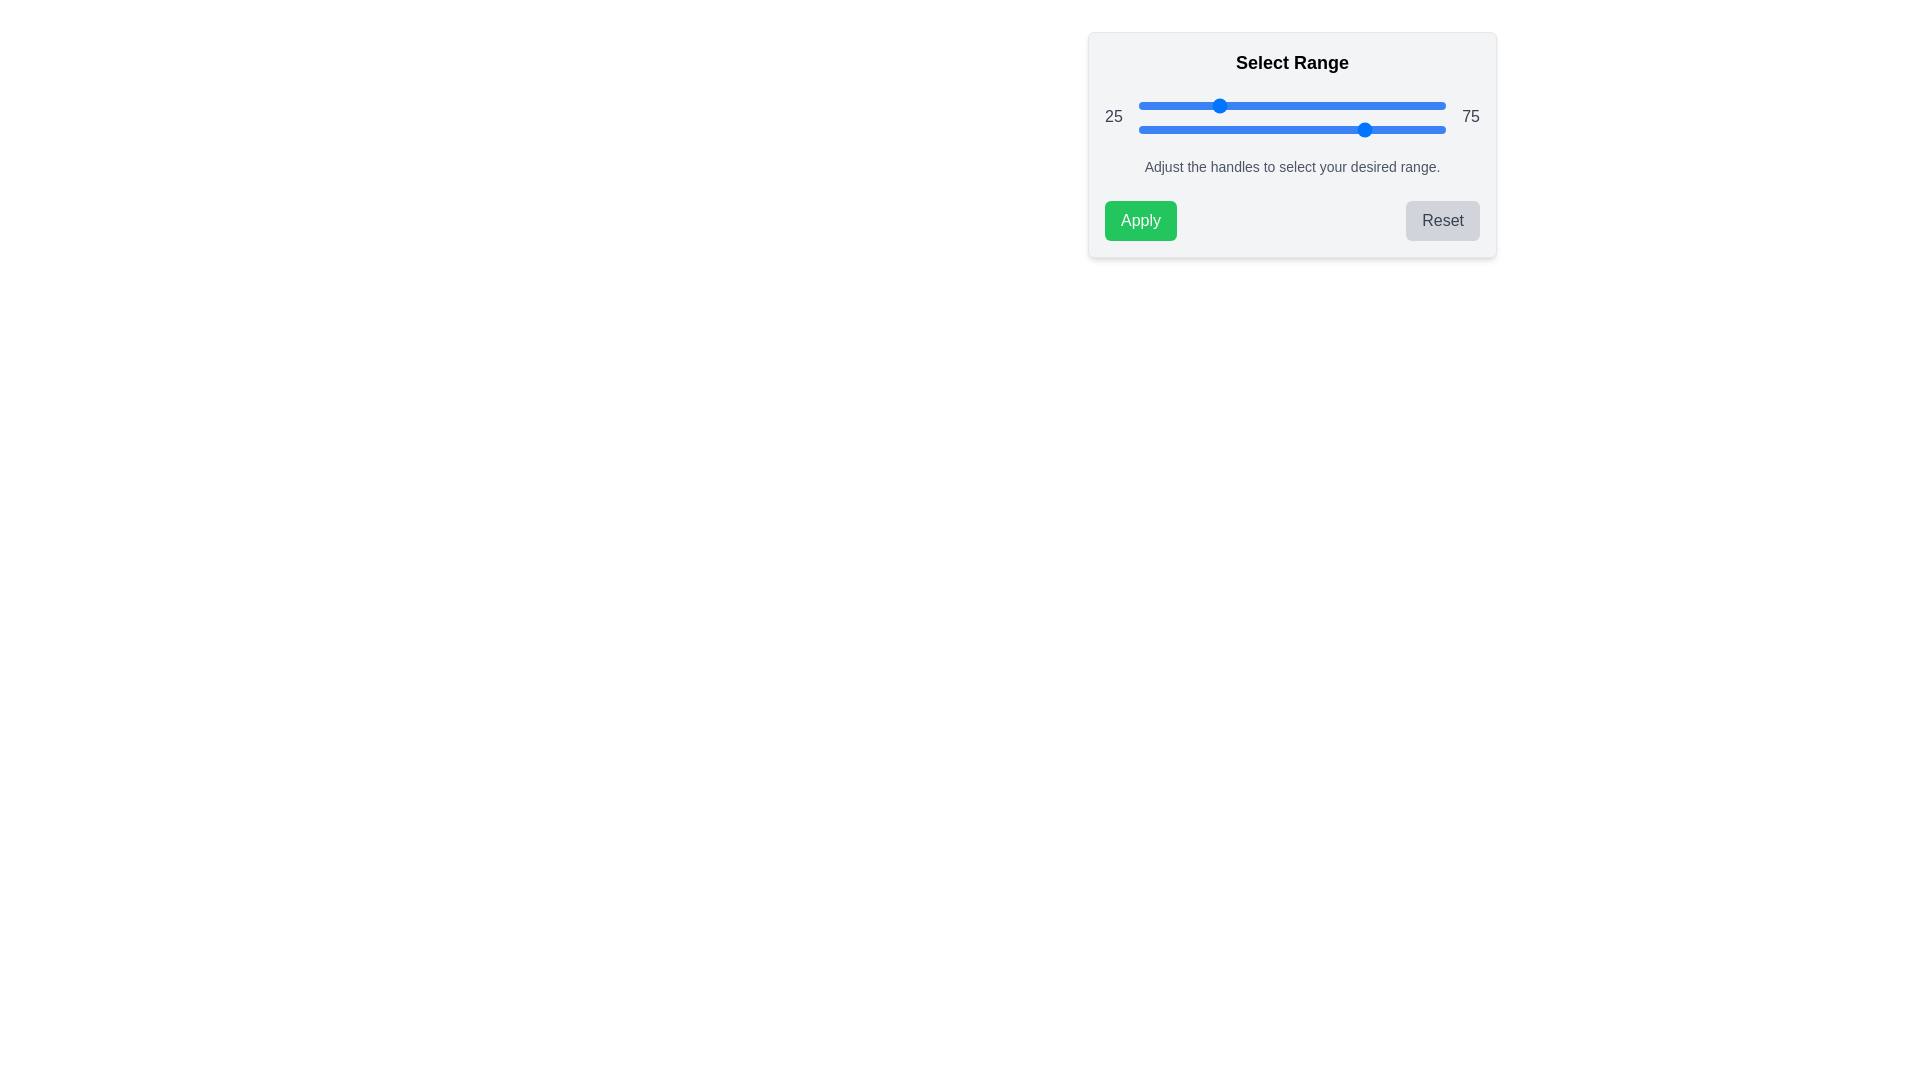 This screenshot has height=1080, width=1920. What do you see at coordinates (1211, 130) in the screenshot?
I see `the slider value` at bounding box center [1211, 130].